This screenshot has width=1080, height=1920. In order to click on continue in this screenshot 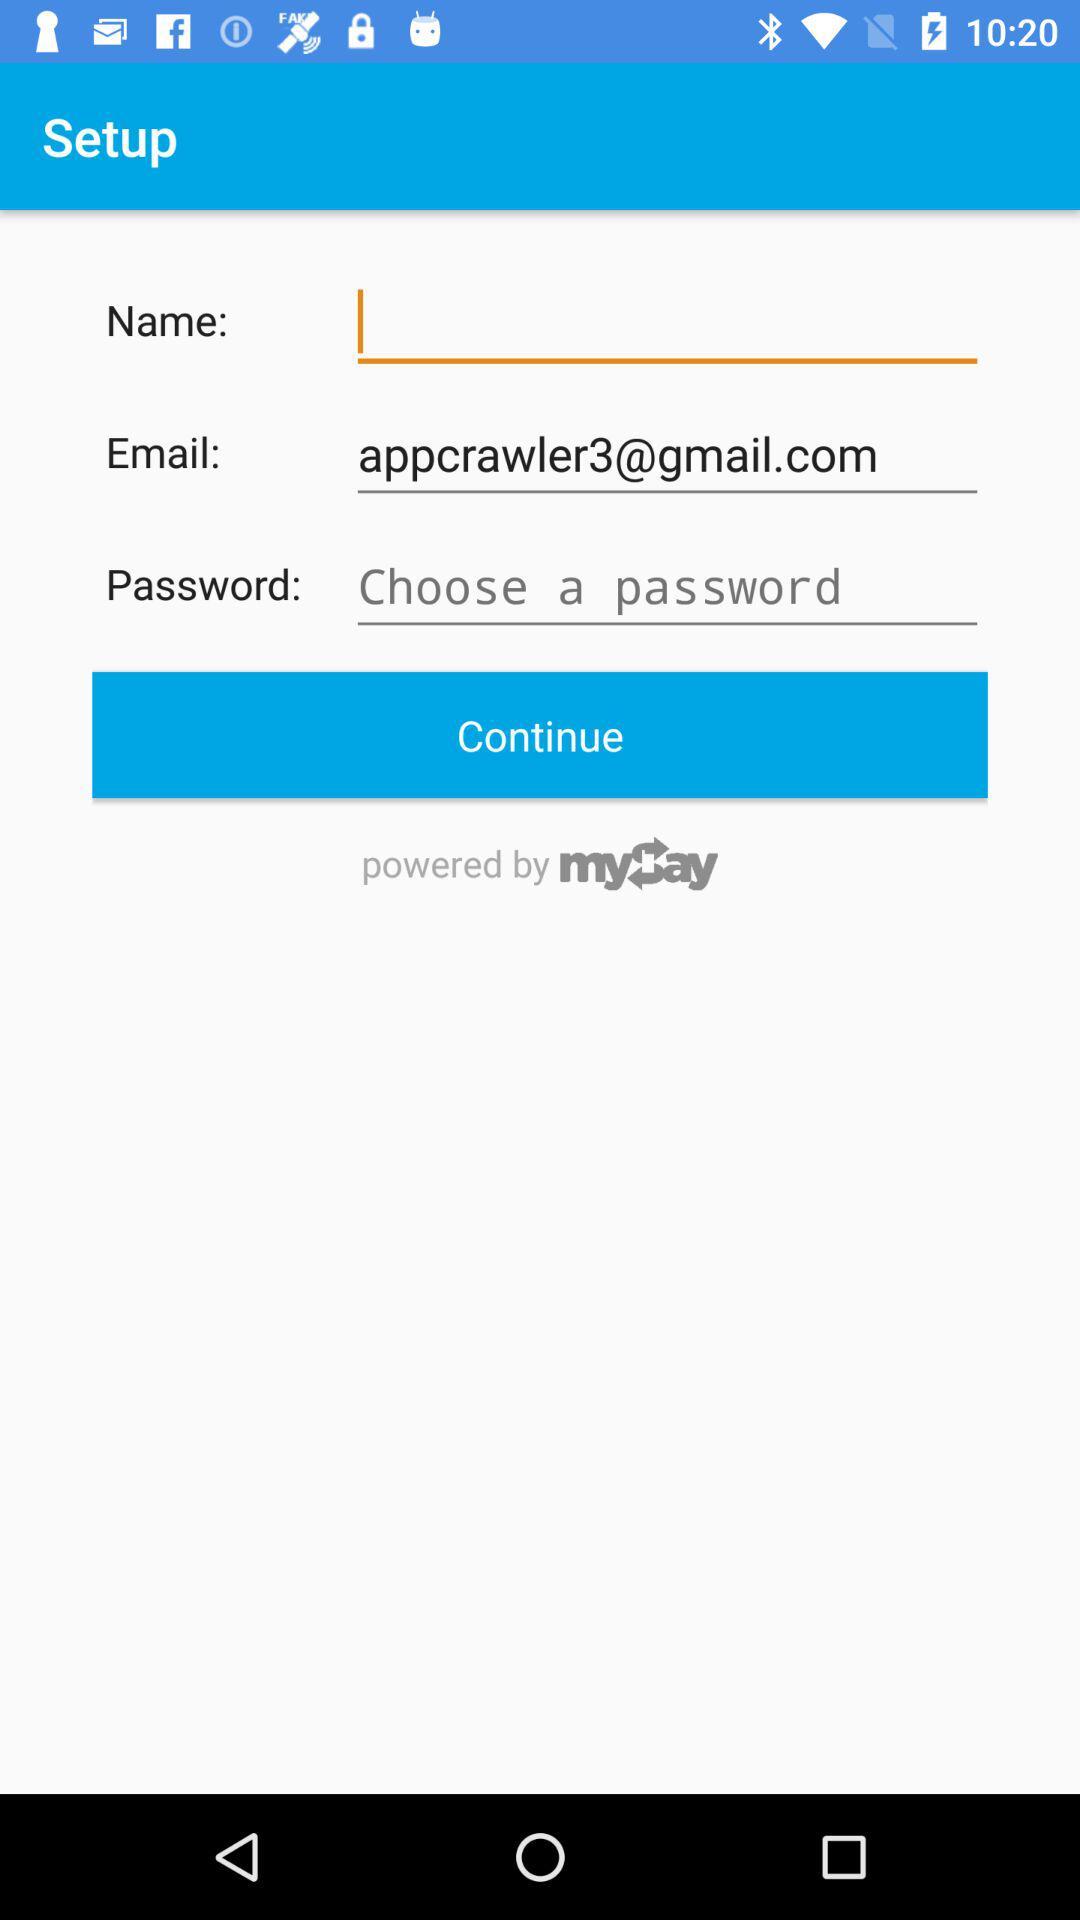, I will do `click(540, 733)`.